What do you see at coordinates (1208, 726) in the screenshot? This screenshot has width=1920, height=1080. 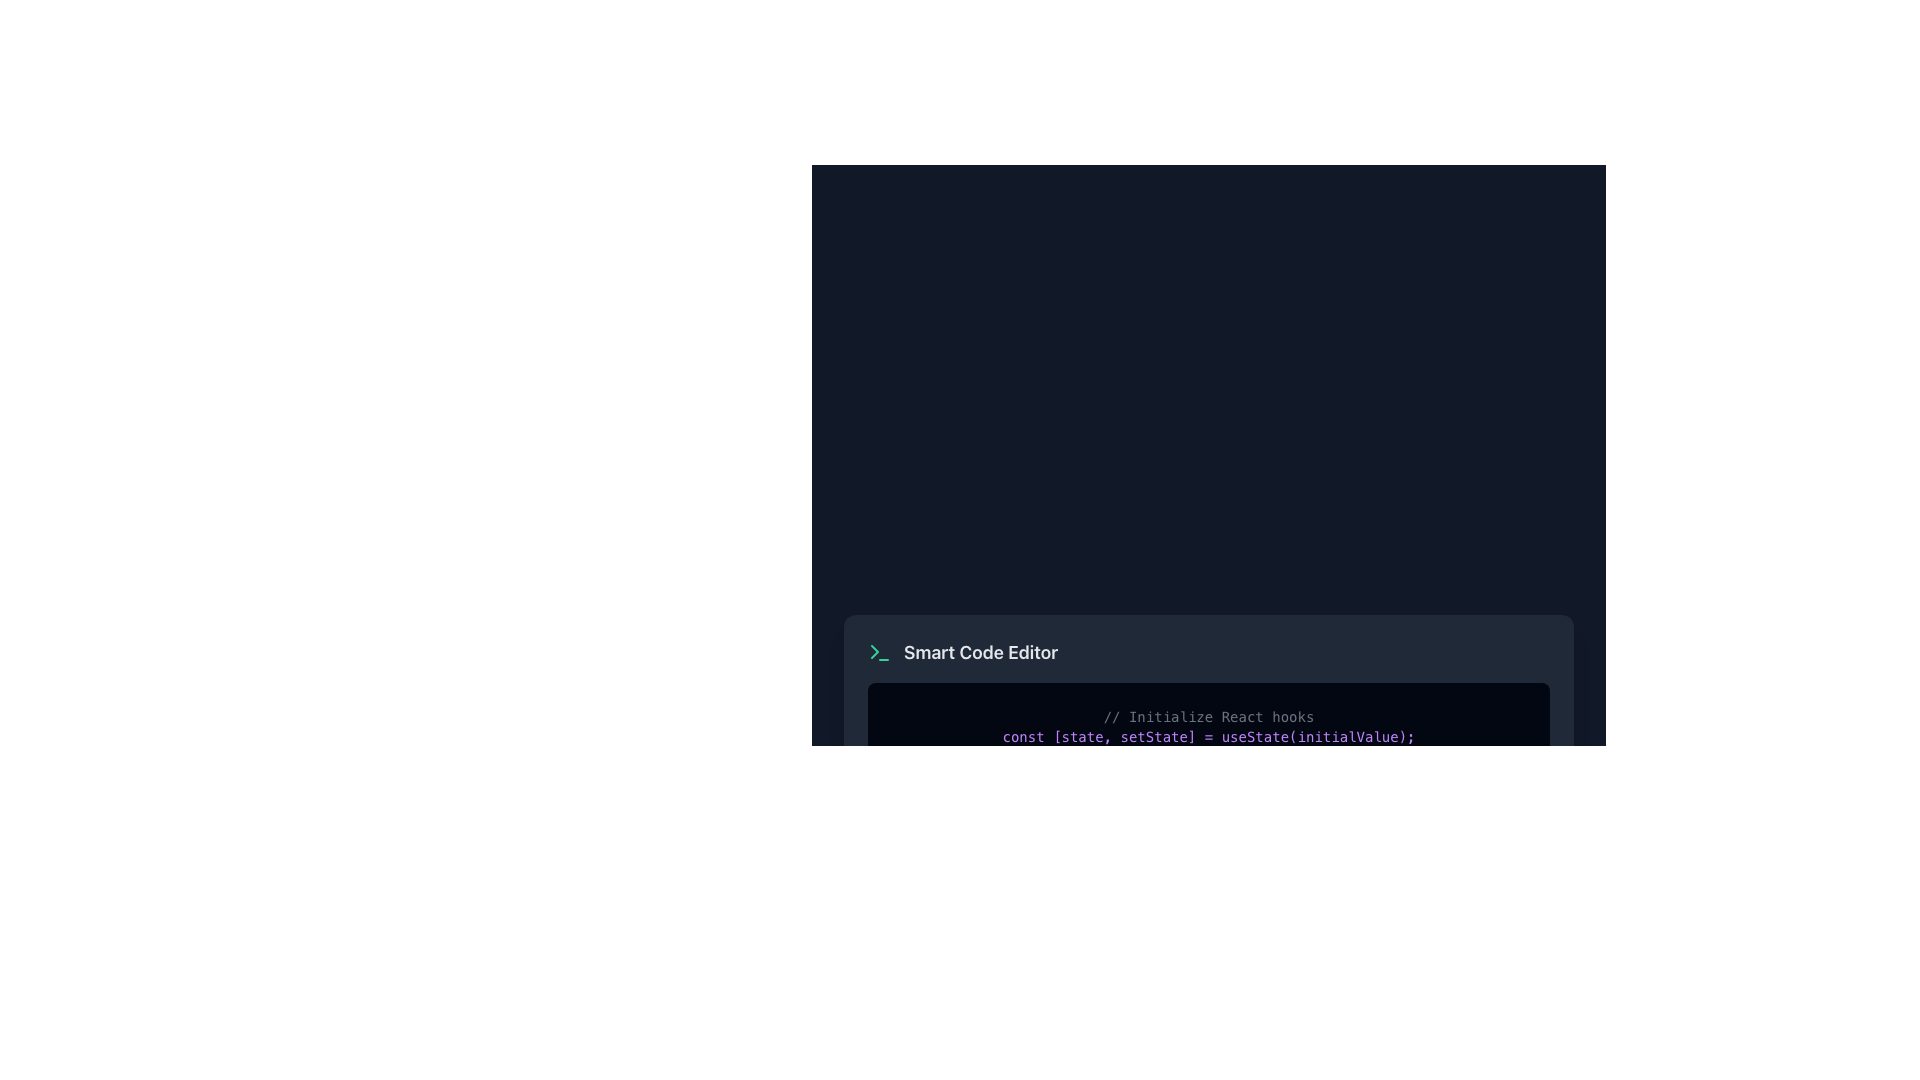 I see `the static text block displaying code located beneath the header in the 'Smart Code Editor' section` at bounding box center [1208, 726].